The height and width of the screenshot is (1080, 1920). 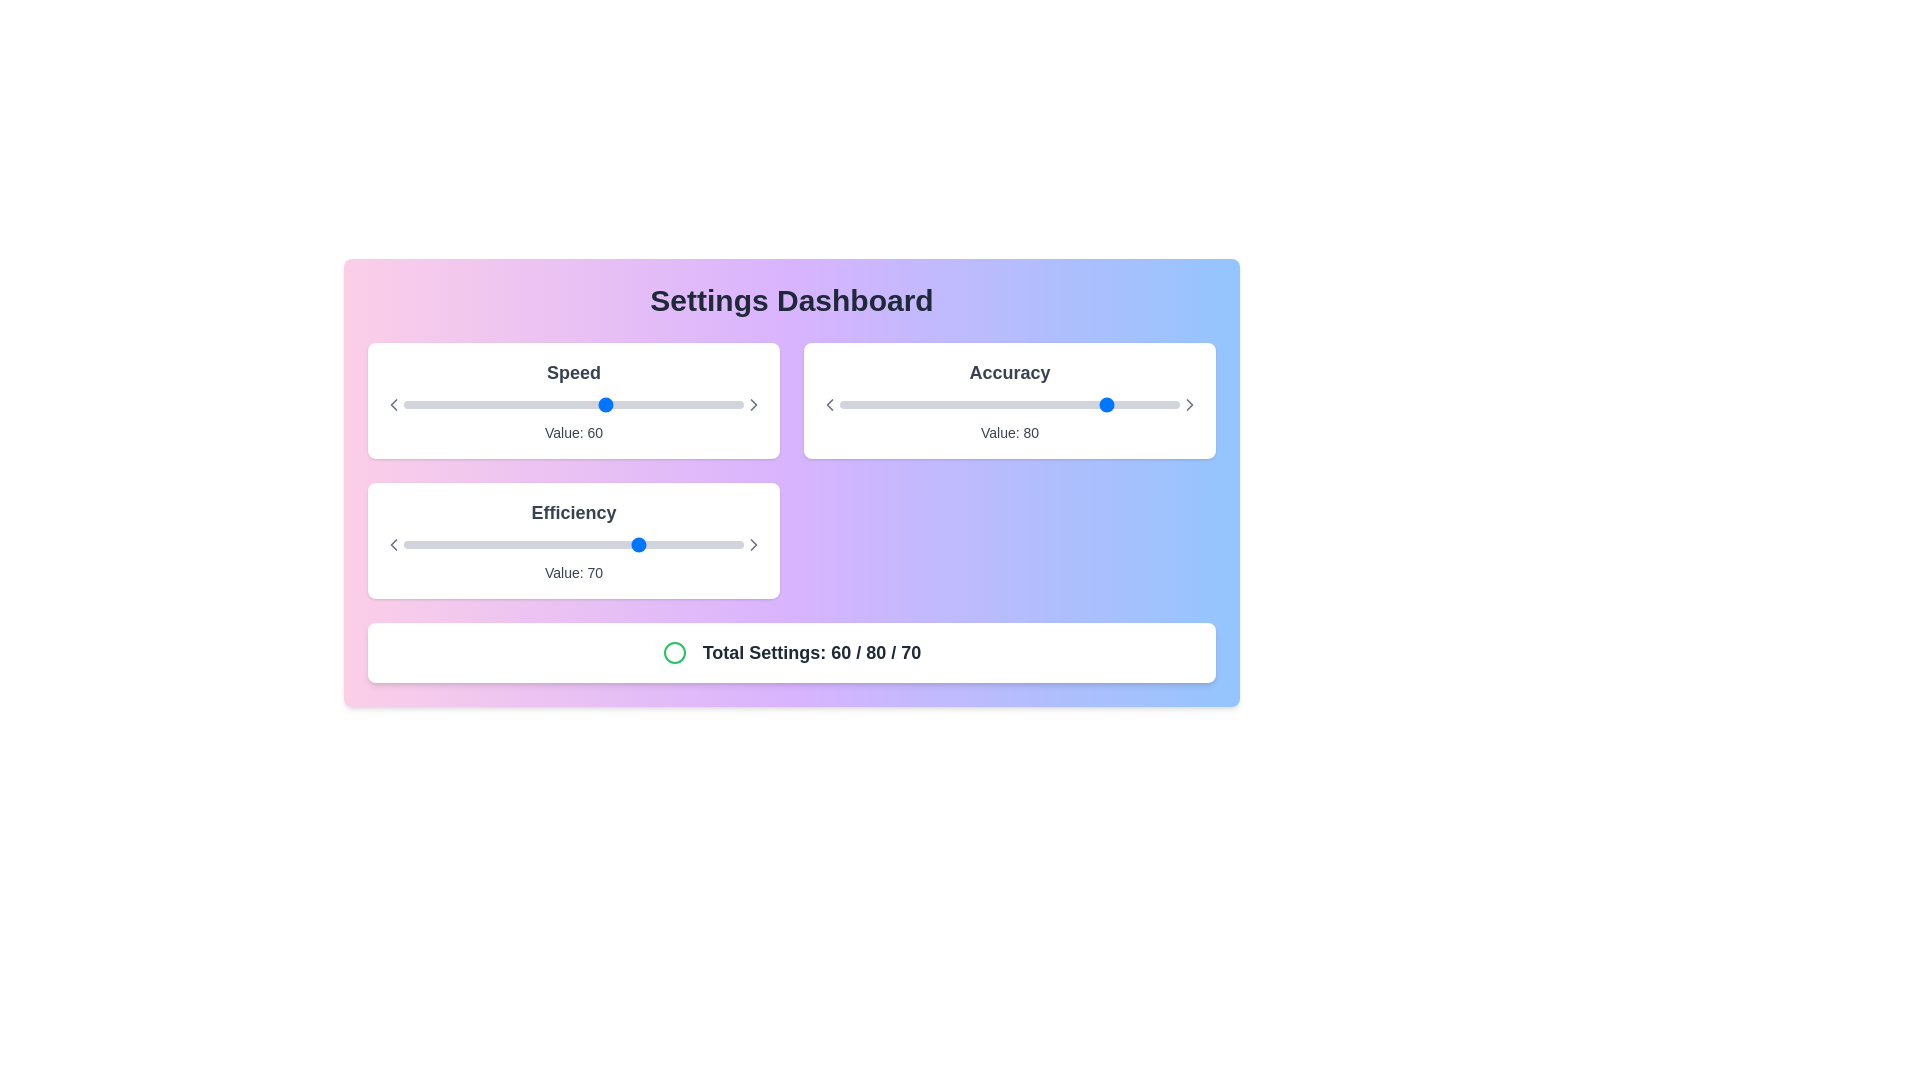 I want to click on efficiency, so click(x=509, y=544).